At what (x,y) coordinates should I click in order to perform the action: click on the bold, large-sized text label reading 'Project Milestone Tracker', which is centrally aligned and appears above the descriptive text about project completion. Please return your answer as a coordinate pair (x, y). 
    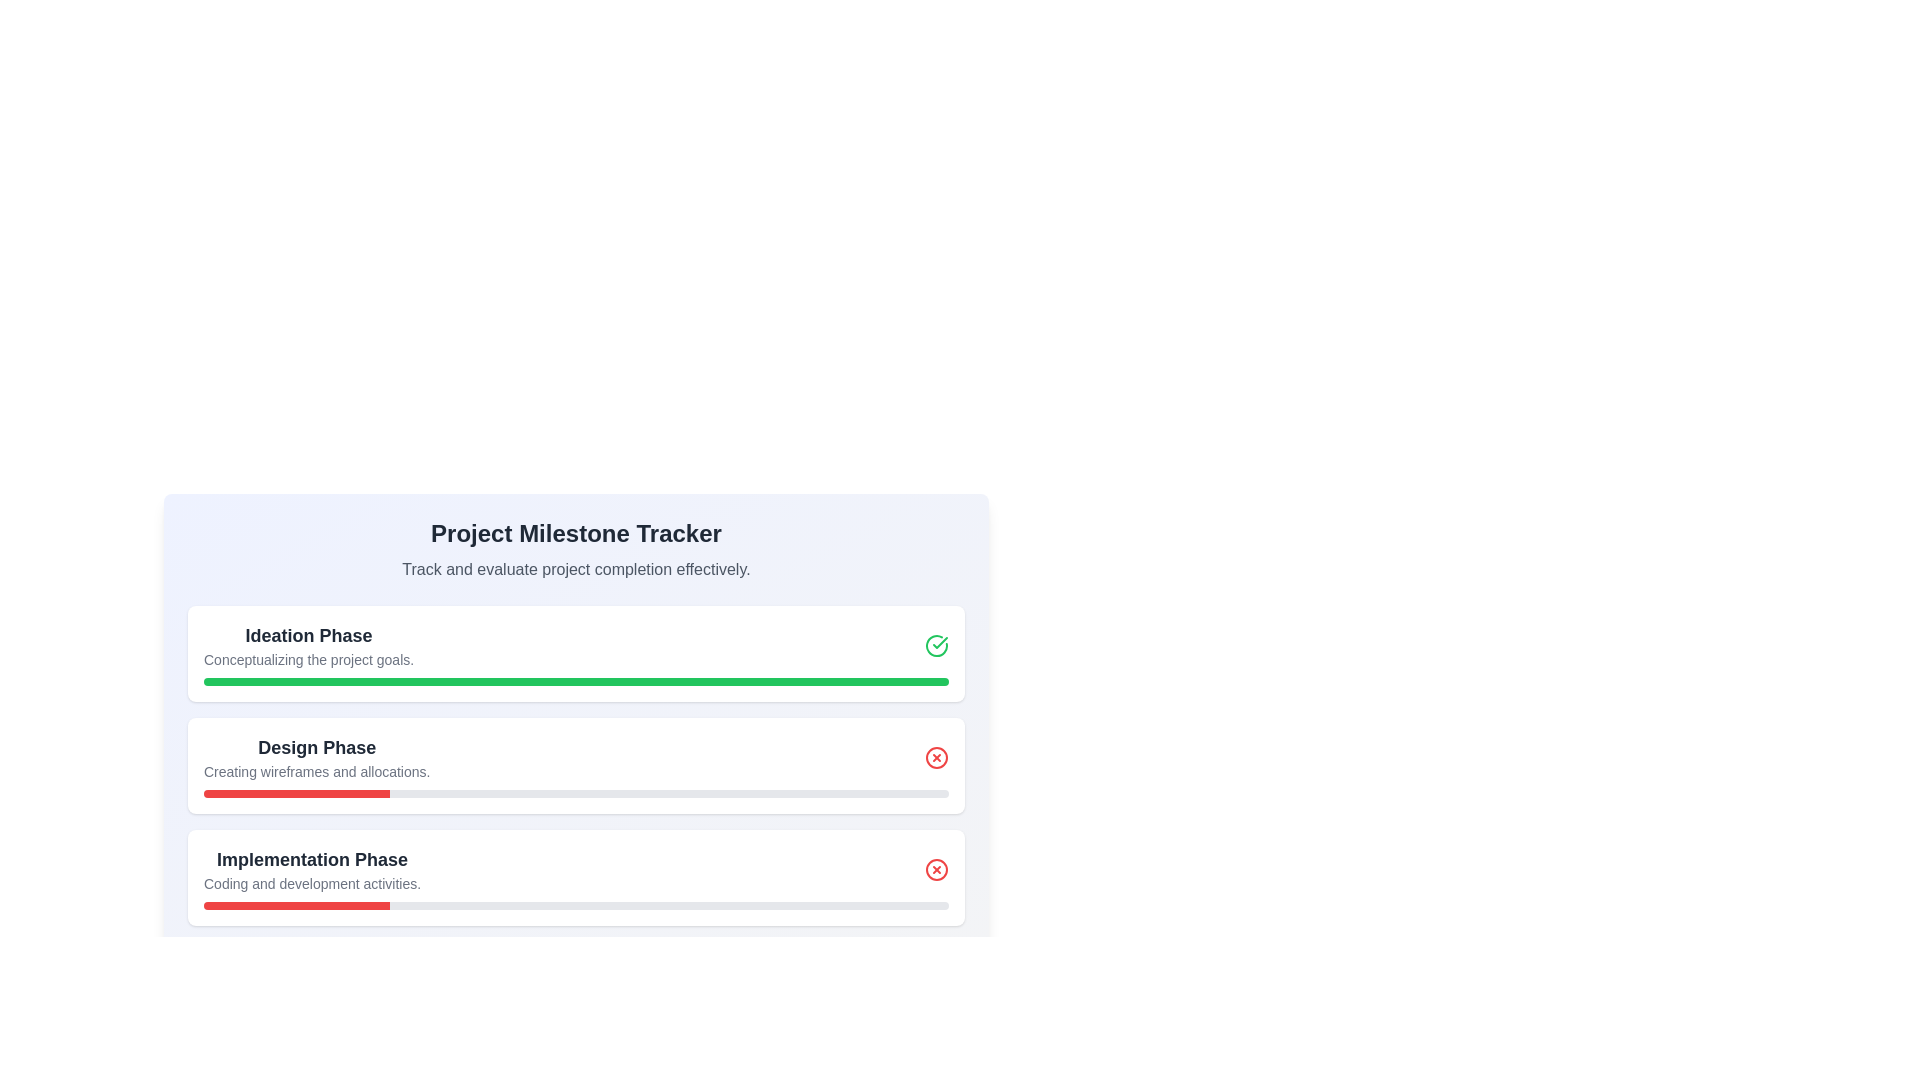
    Looking at the image, I should click on (575, 532).